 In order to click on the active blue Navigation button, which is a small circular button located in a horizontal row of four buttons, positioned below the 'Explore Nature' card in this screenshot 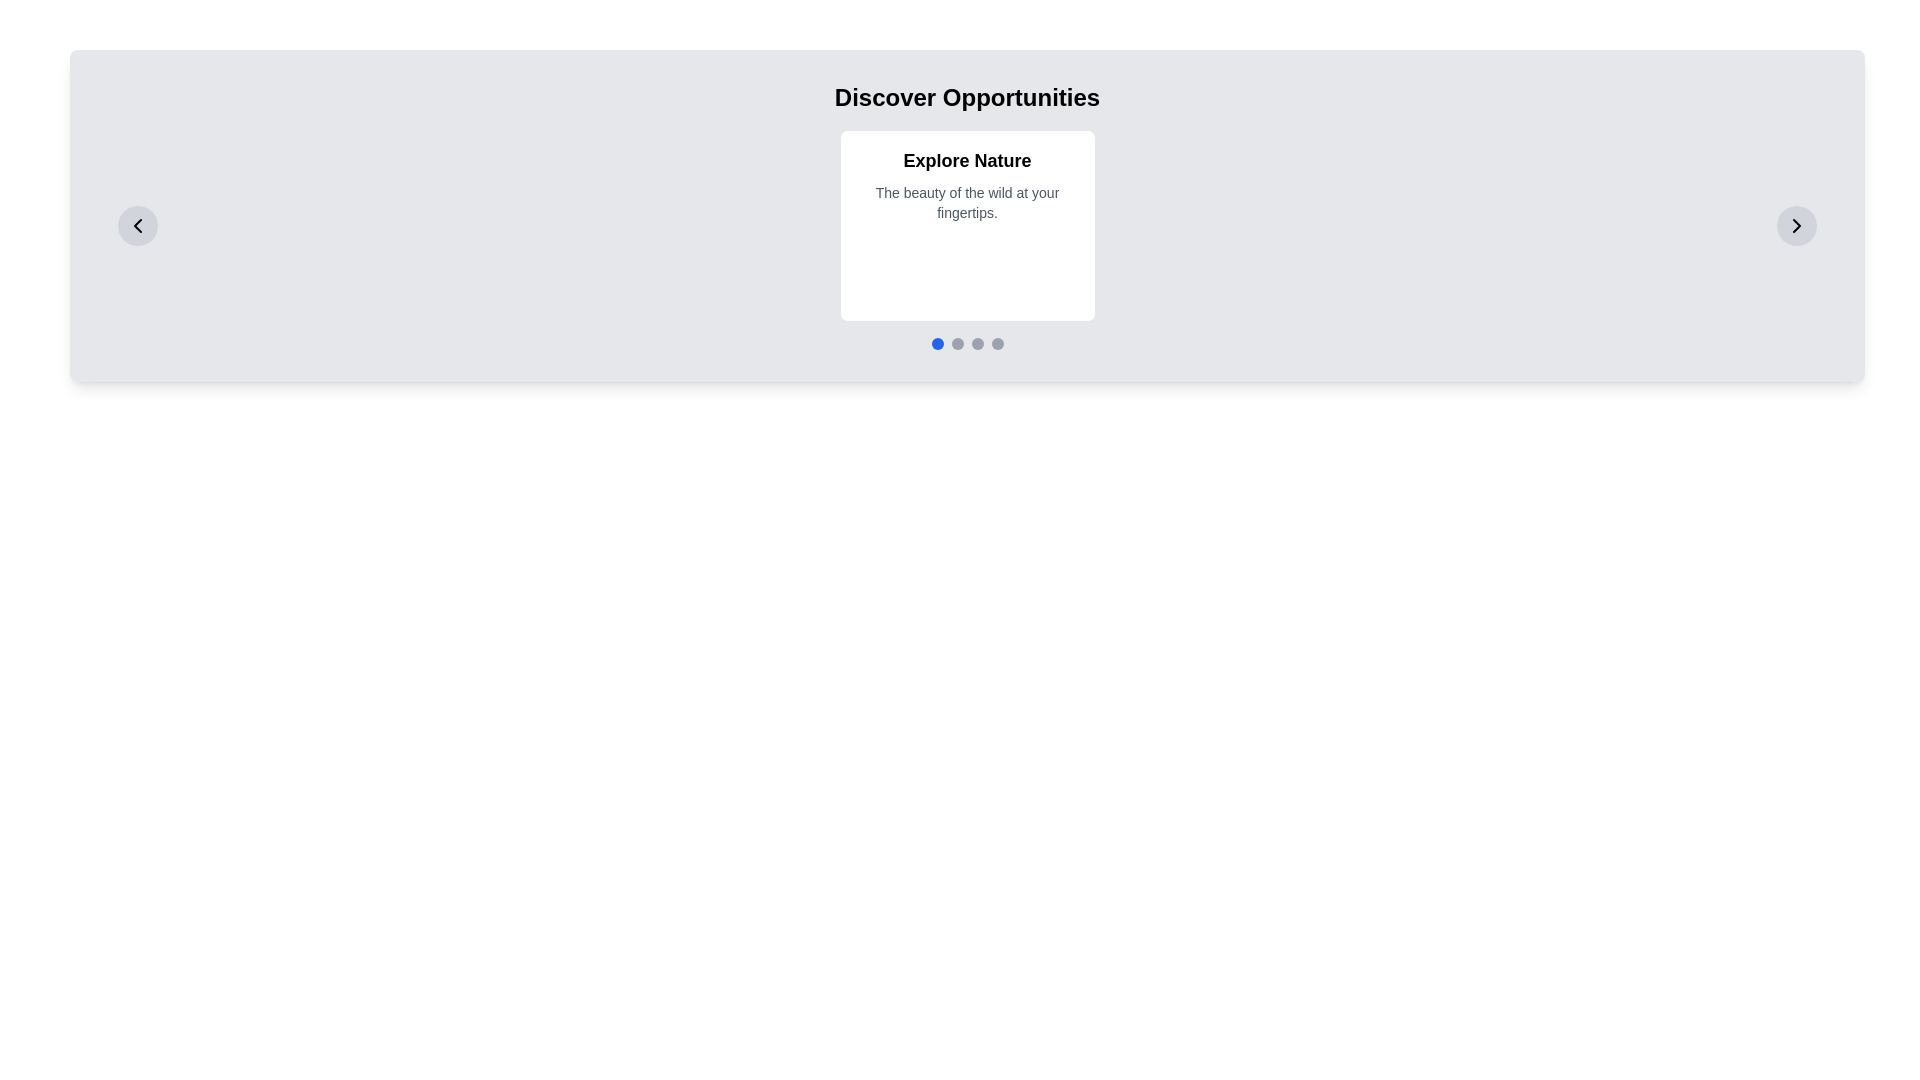, I will do `click(936, 342)`.